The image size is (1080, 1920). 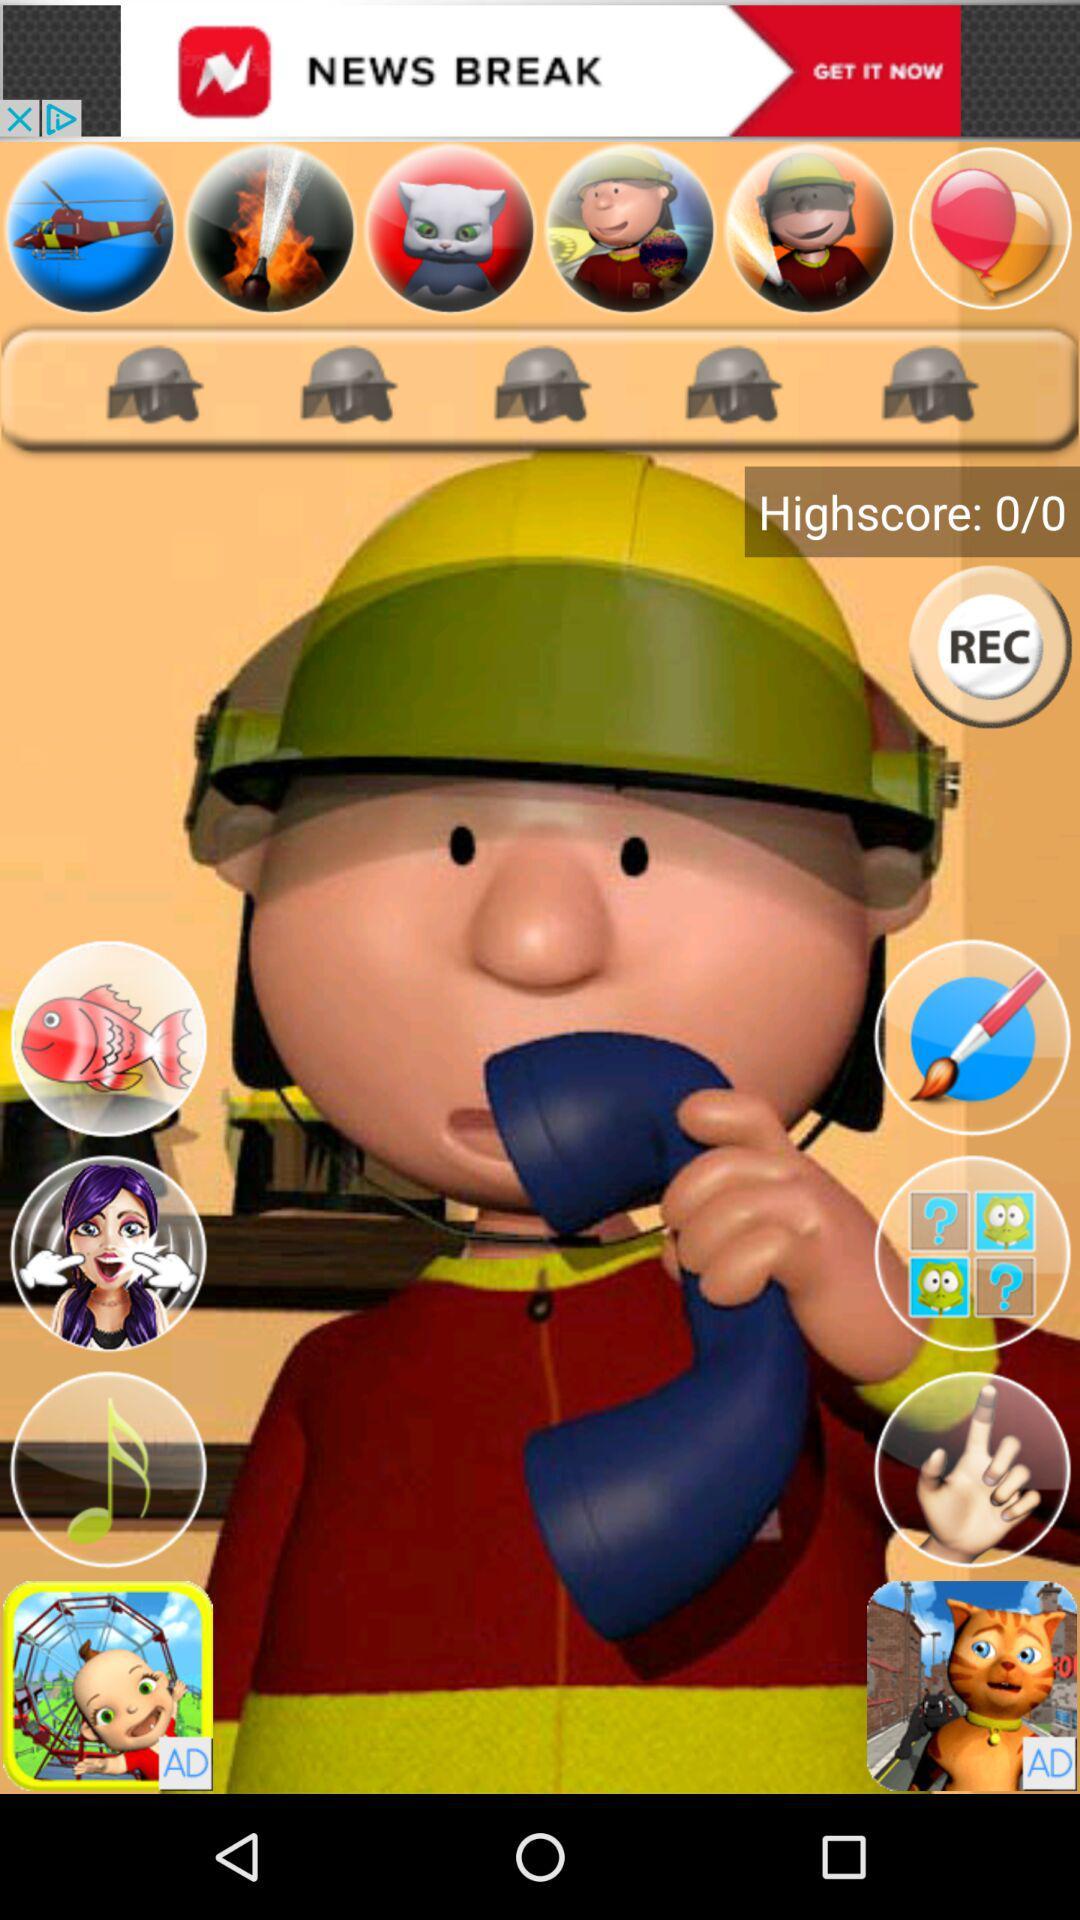 What do you see at coordinates (108, 1342) in the screenshot?
I see `the avatar icon` at bounding box center [108, 1342].